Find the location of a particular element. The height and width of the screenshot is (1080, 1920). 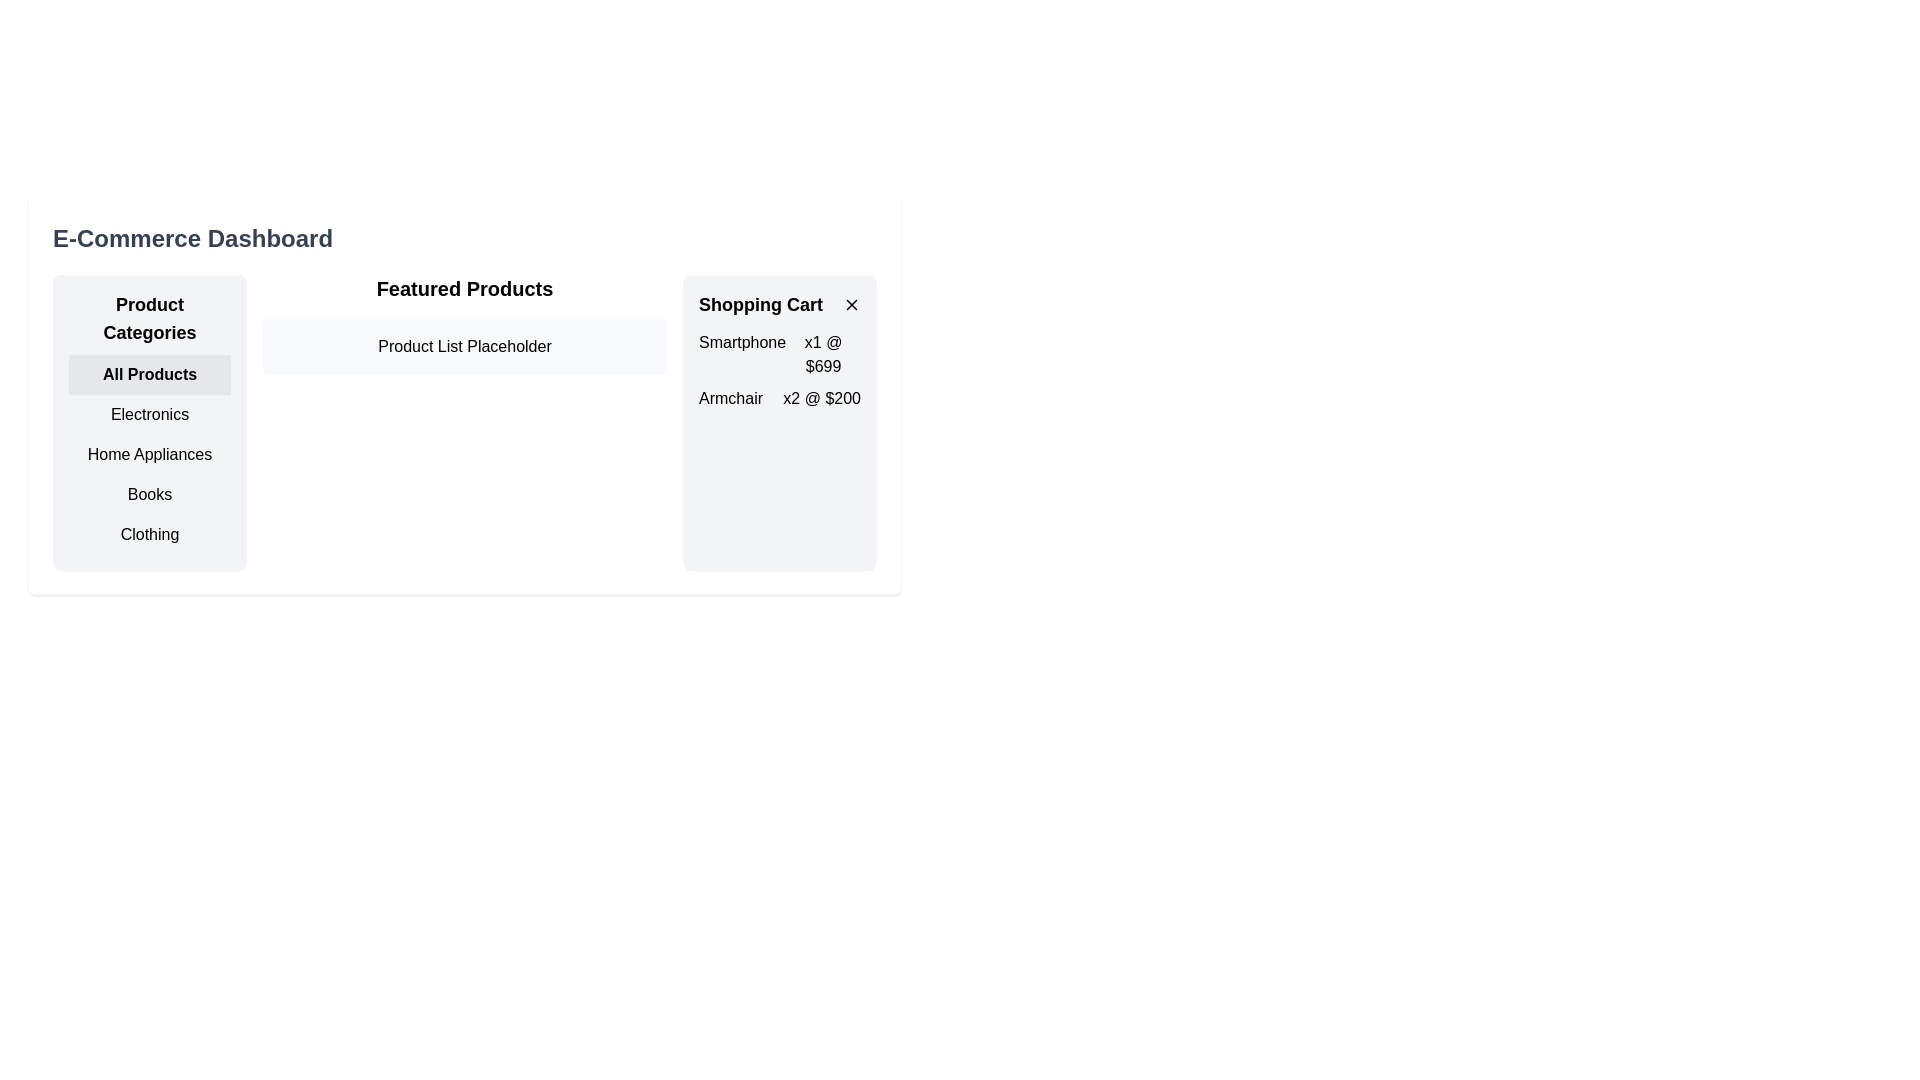

the header text label 'Product Categories', which is bold and larger in size, located in the leftmost column with a light gray background is located at coordinates (148, 318).